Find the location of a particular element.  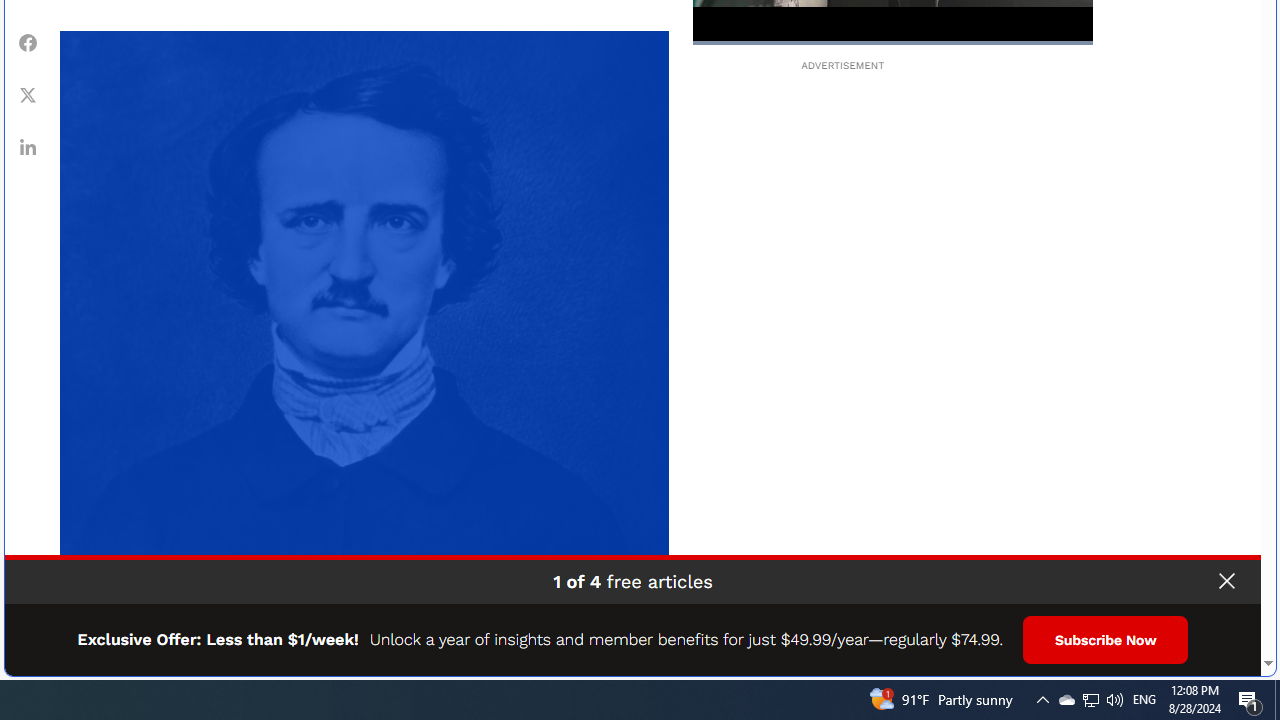

'Class: close-button unbutton' is located at coordinates (1225, 581).